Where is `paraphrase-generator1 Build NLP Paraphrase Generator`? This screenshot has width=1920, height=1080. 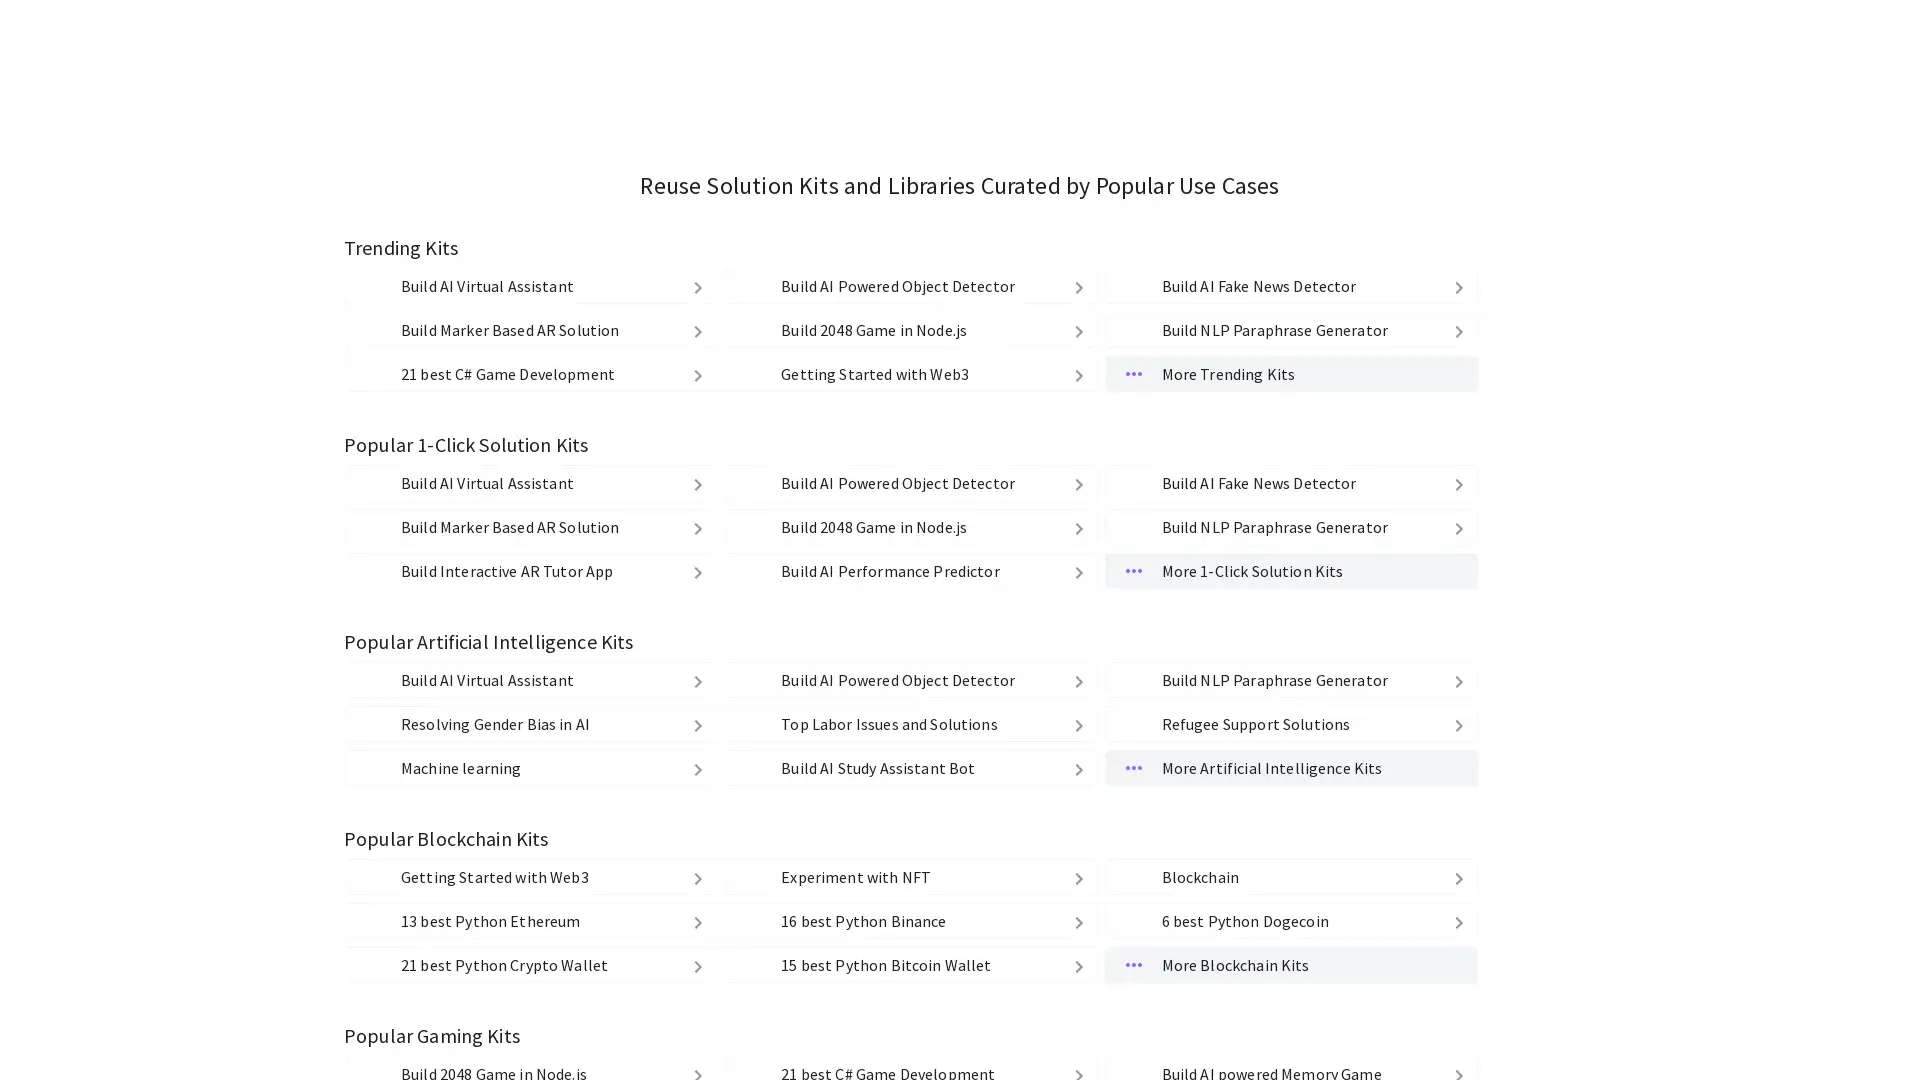 paraphrase-generator1 Build NLP Paraphrase Generator is located at coordinates (1290, 1029).